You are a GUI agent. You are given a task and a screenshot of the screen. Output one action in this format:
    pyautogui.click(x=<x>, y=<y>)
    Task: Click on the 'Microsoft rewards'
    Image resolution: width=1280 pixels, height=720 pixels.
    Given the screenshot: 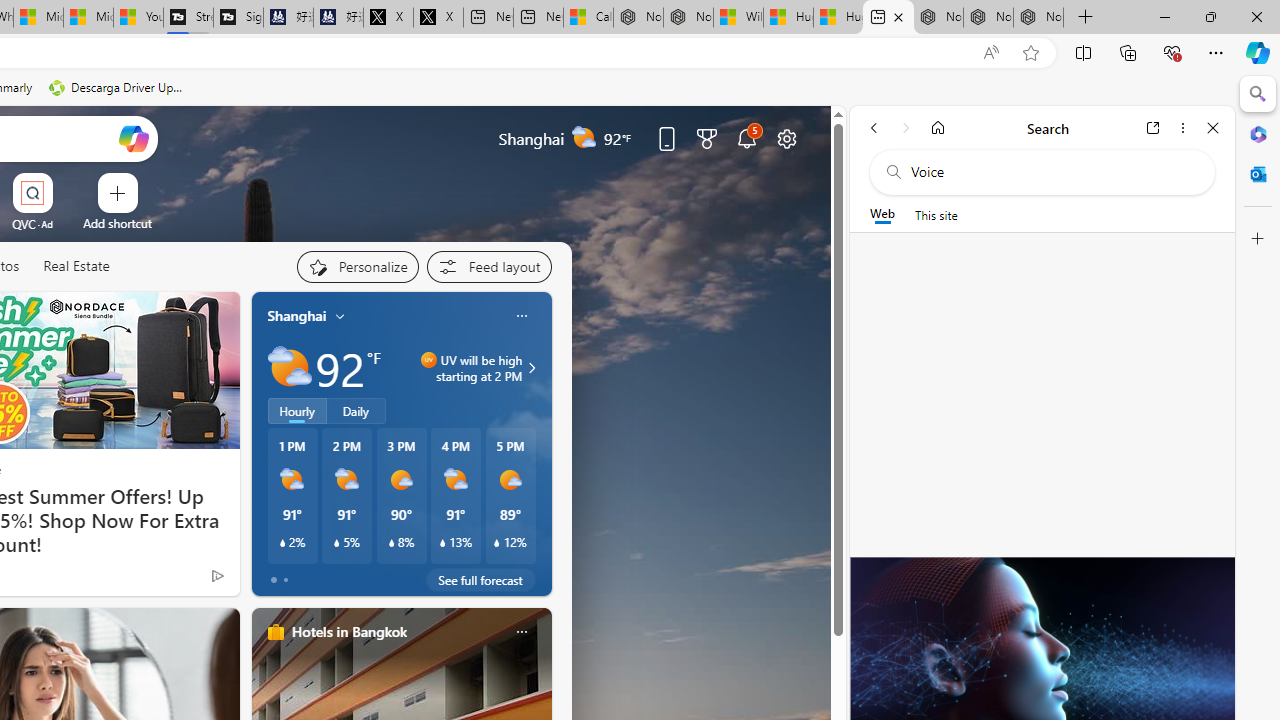 What is the action you would take?
    pyautogui.click(x=707, y=137)
    